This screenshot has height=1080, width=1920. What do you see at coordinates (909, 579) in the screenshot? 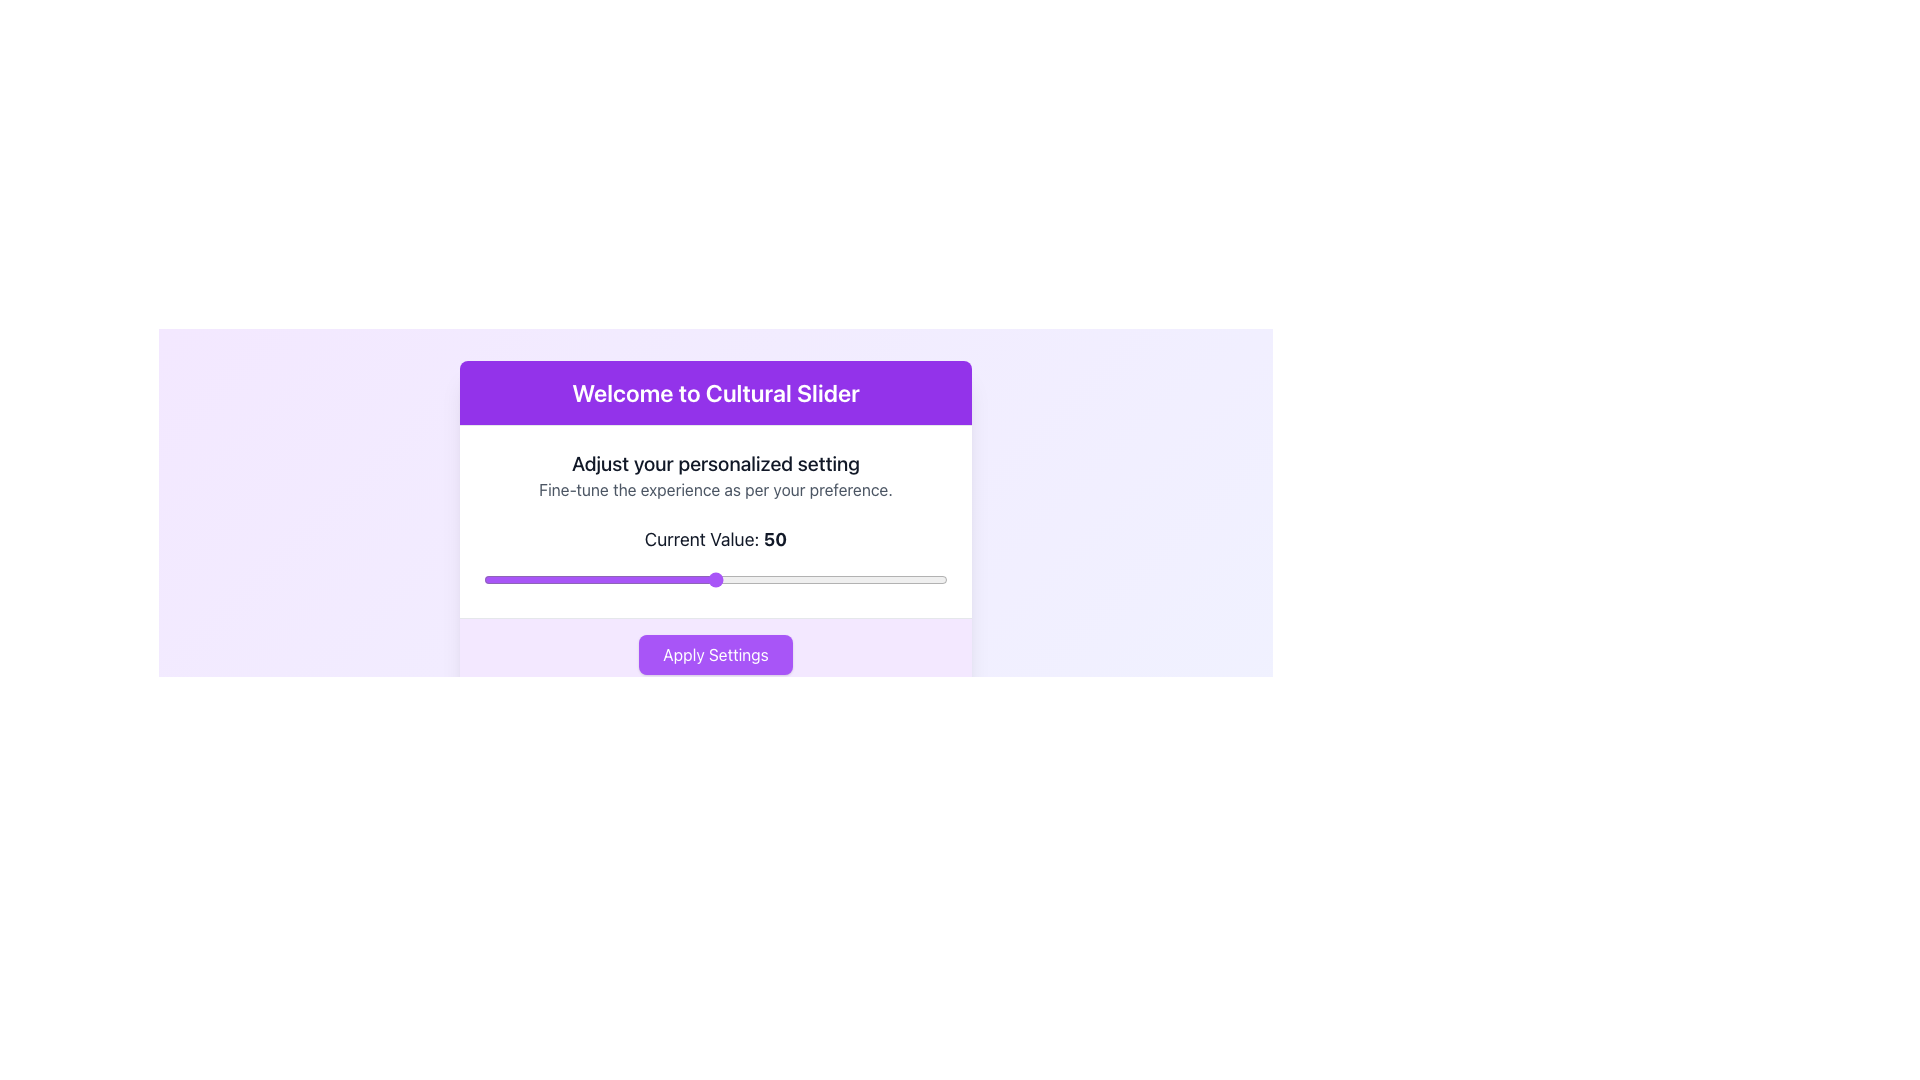
I see `the slider` at bounding box center [909, 579].